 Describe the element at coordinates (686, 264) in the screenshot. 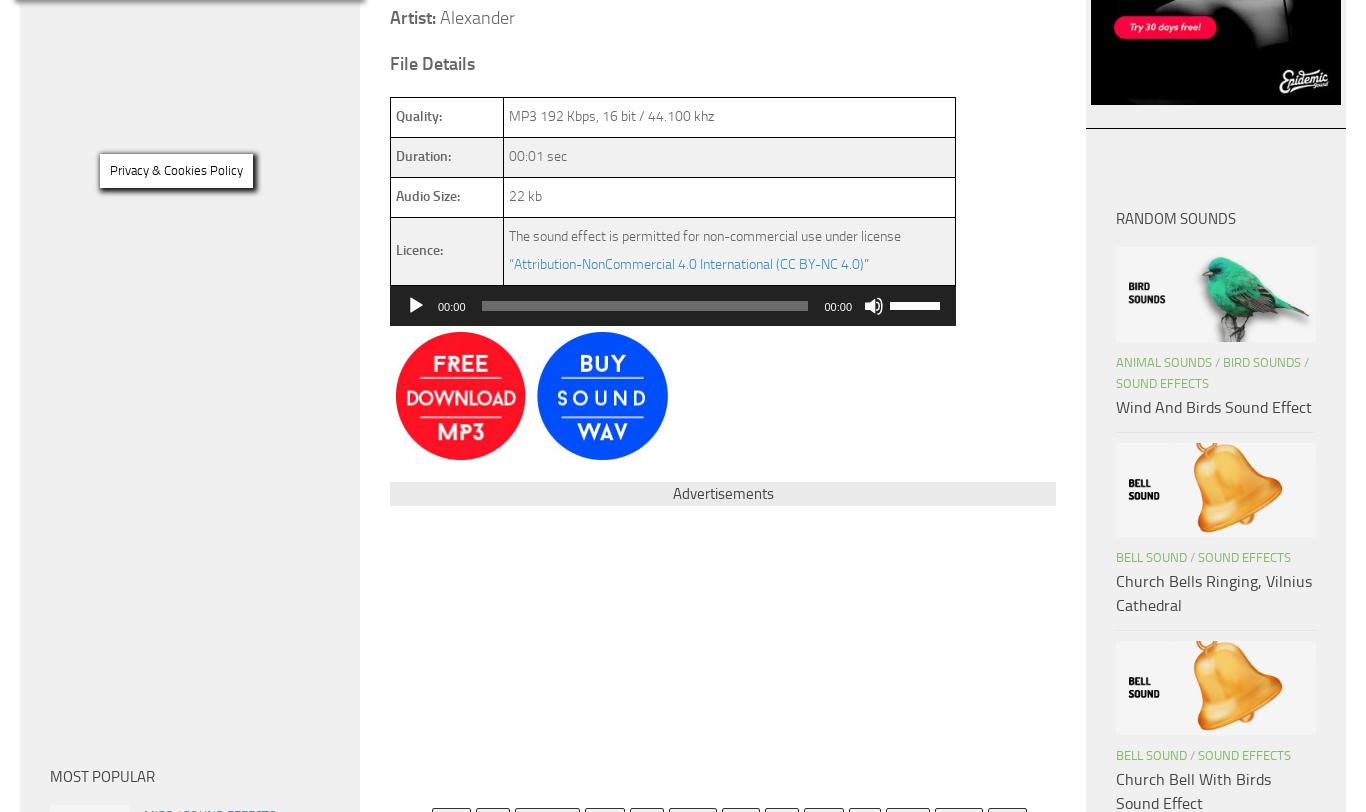

I see `'“Attribution-NonCommercial 4.0 International (CC BY-NC 4.0)'` at that location.